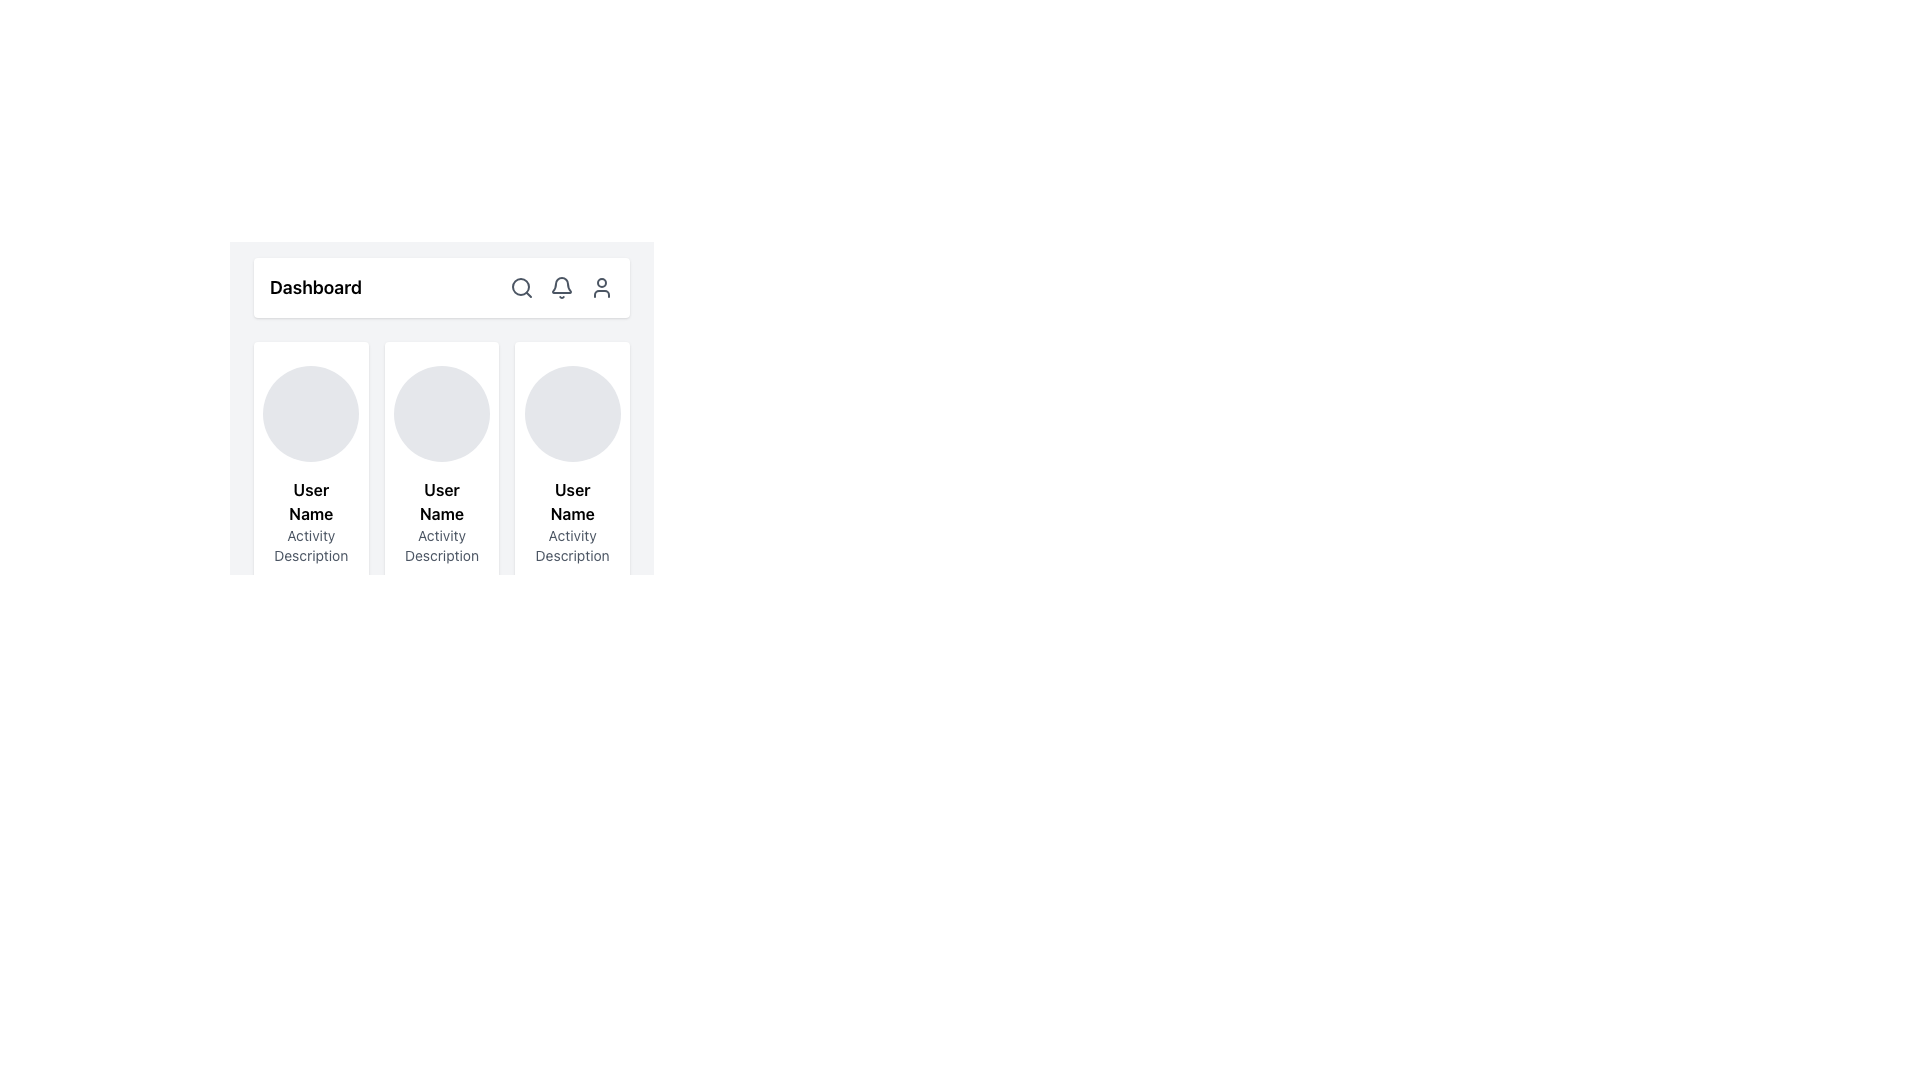  I want to click on the text label displaying 'Activity Description', which is styled in gray and located below the 'User Name' label in the centralized card, so click(440, 546).